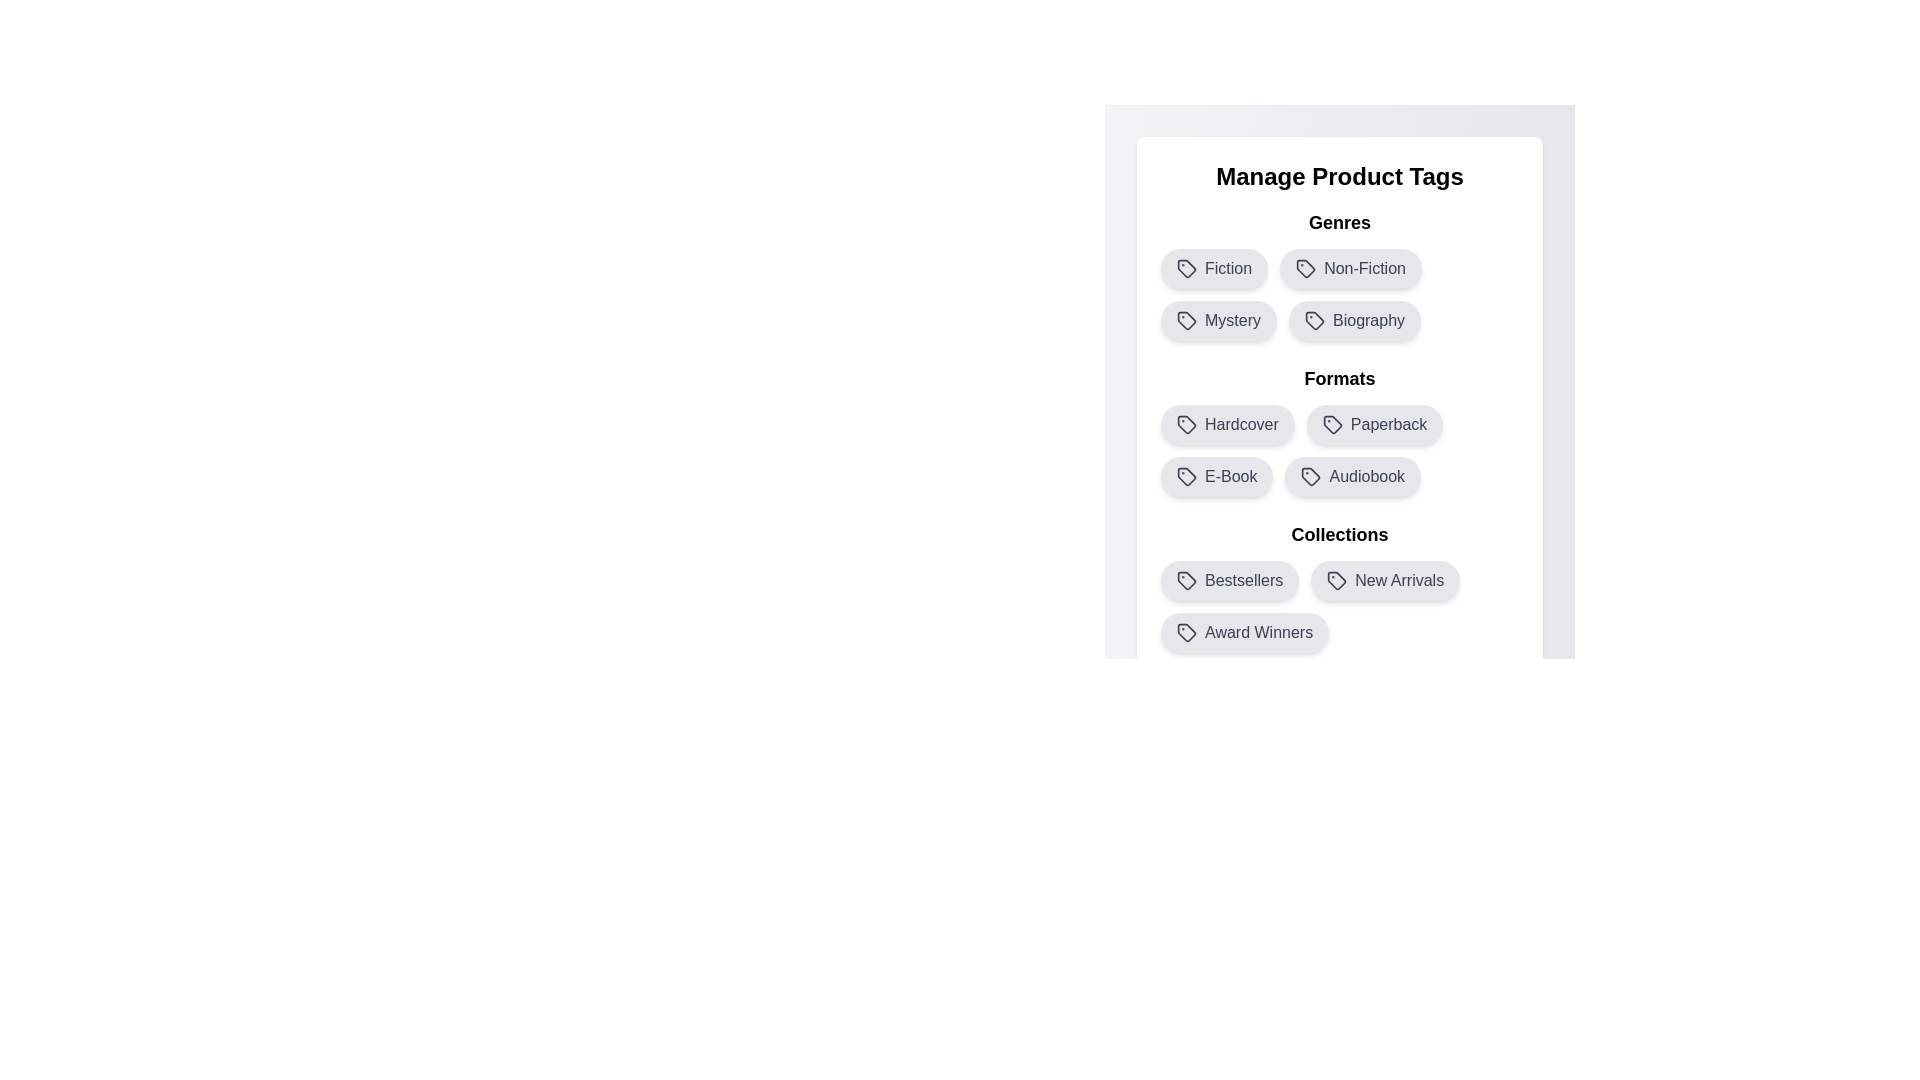 The image size is (1920, 1080). Describe the element at coordinates (1226, 423) in the screenshot. I see `the Toggleable button for 'Hardcover' format located in the 'Formats' section` at that location.